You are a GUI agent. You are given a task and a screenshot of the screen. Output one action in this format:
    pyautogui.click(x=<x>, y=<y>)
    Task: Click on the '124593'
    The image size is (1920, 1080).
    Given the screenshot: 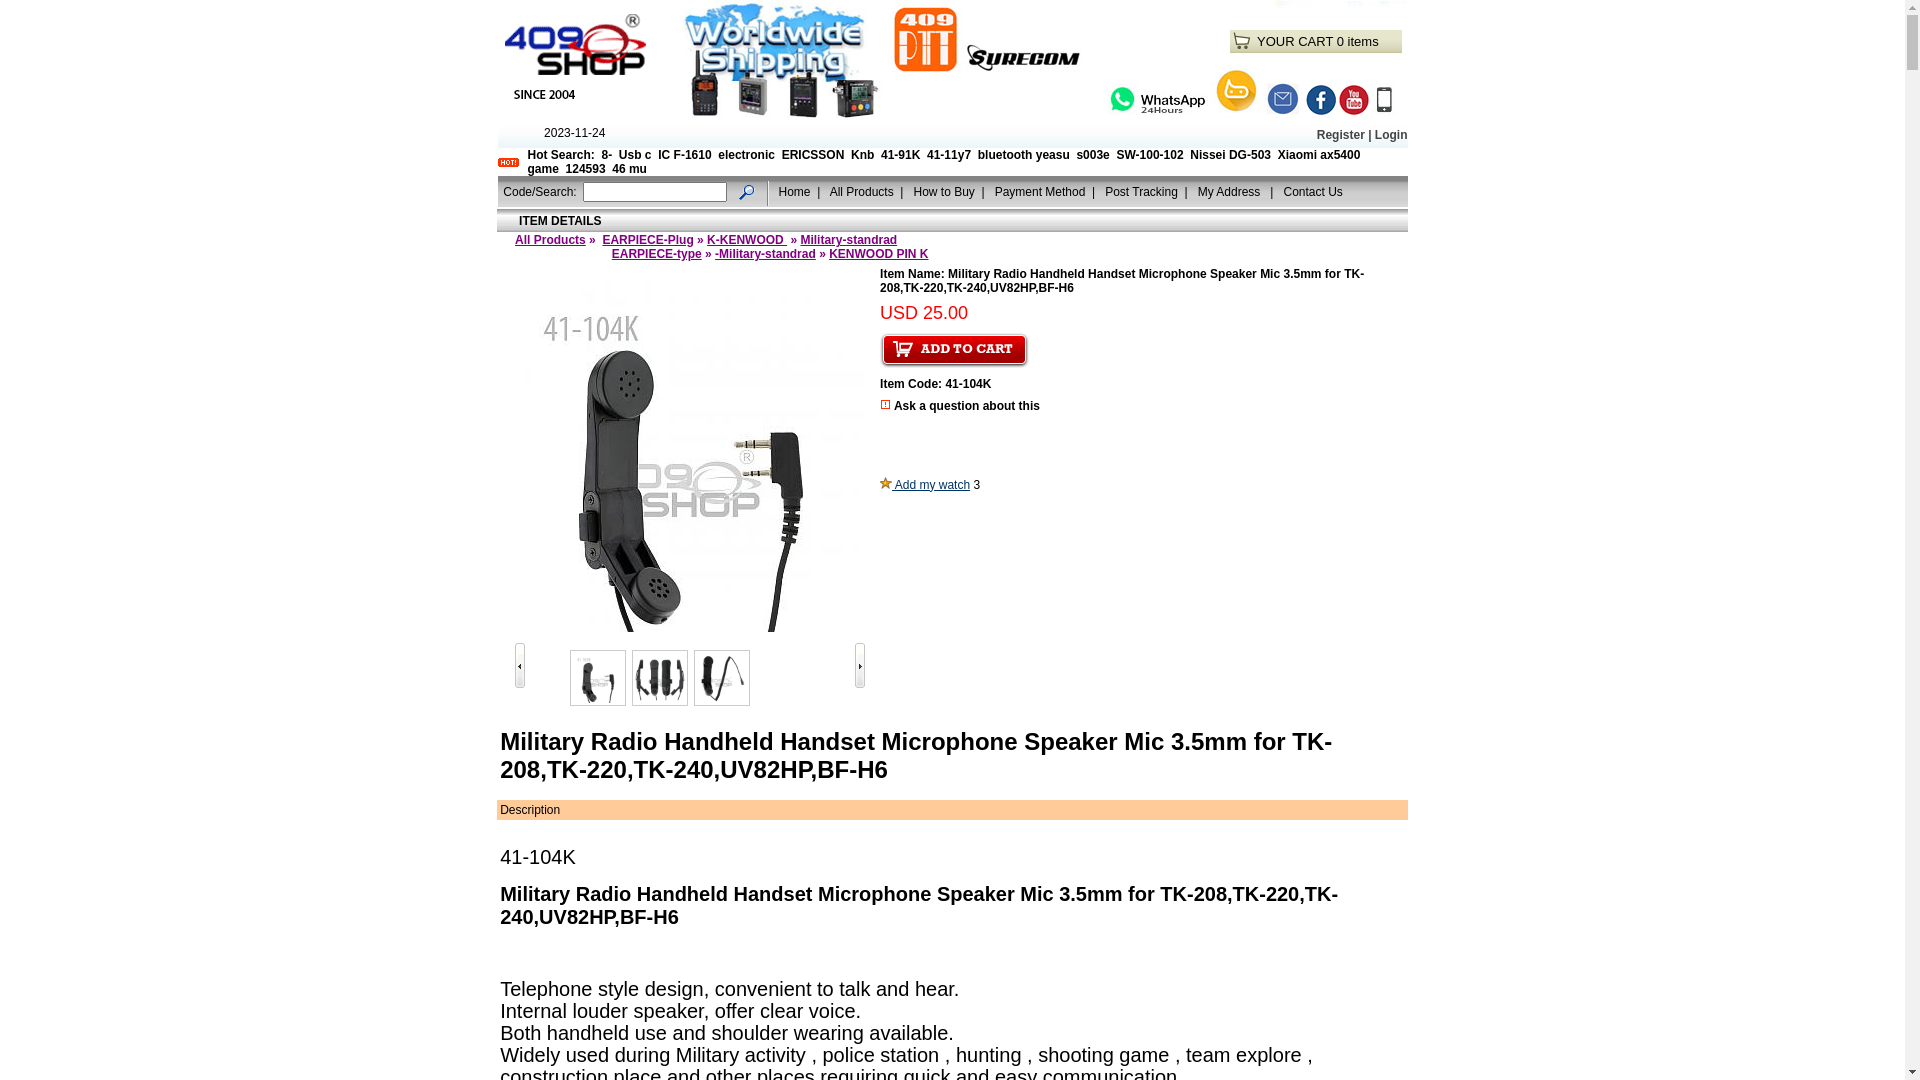 What is the action you would take?
    pyautogui.click(x=565, y=168)
    